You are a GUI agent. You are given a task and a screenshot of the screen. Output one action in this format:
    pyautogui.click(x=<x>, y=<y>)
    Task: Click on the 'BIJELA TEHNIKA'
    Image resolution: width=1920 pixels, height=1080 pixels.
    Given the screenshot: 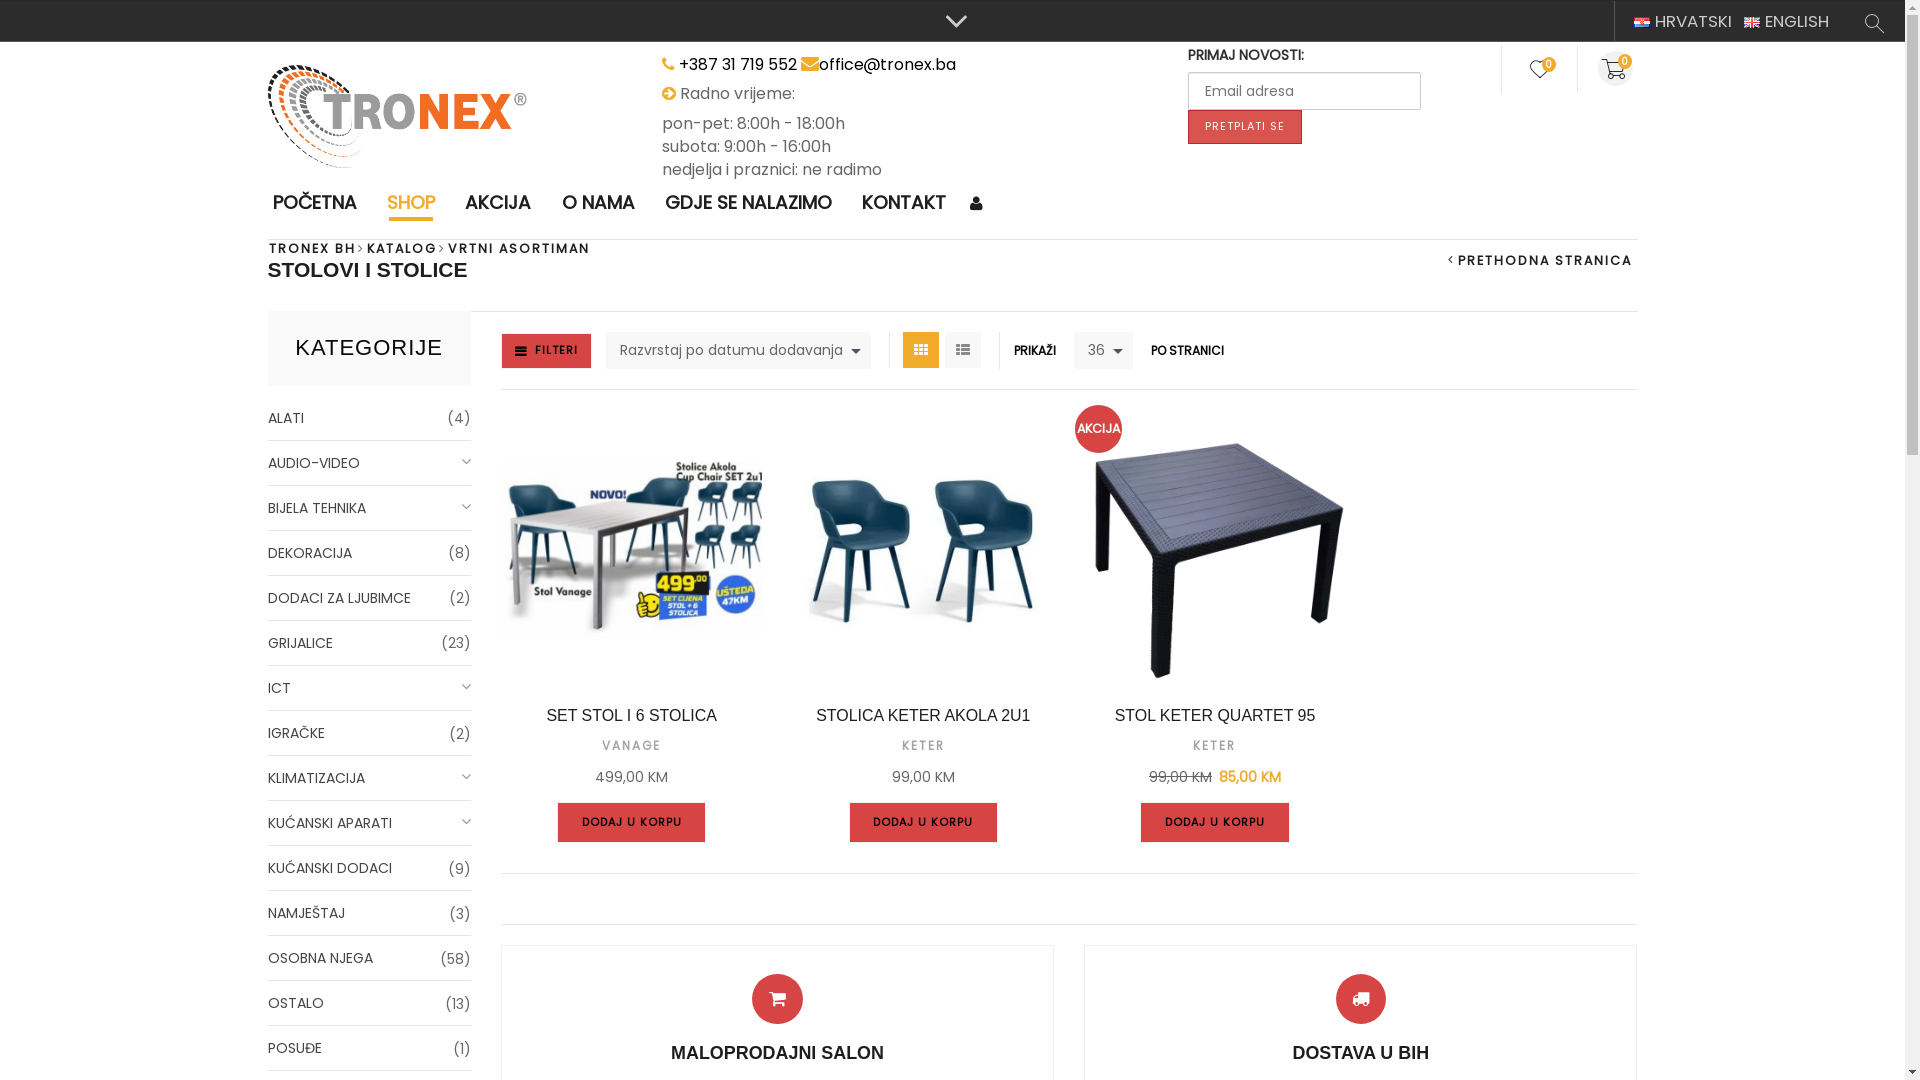 What is the action you would take?
    pyautogui.click(x=267, y=507)
    